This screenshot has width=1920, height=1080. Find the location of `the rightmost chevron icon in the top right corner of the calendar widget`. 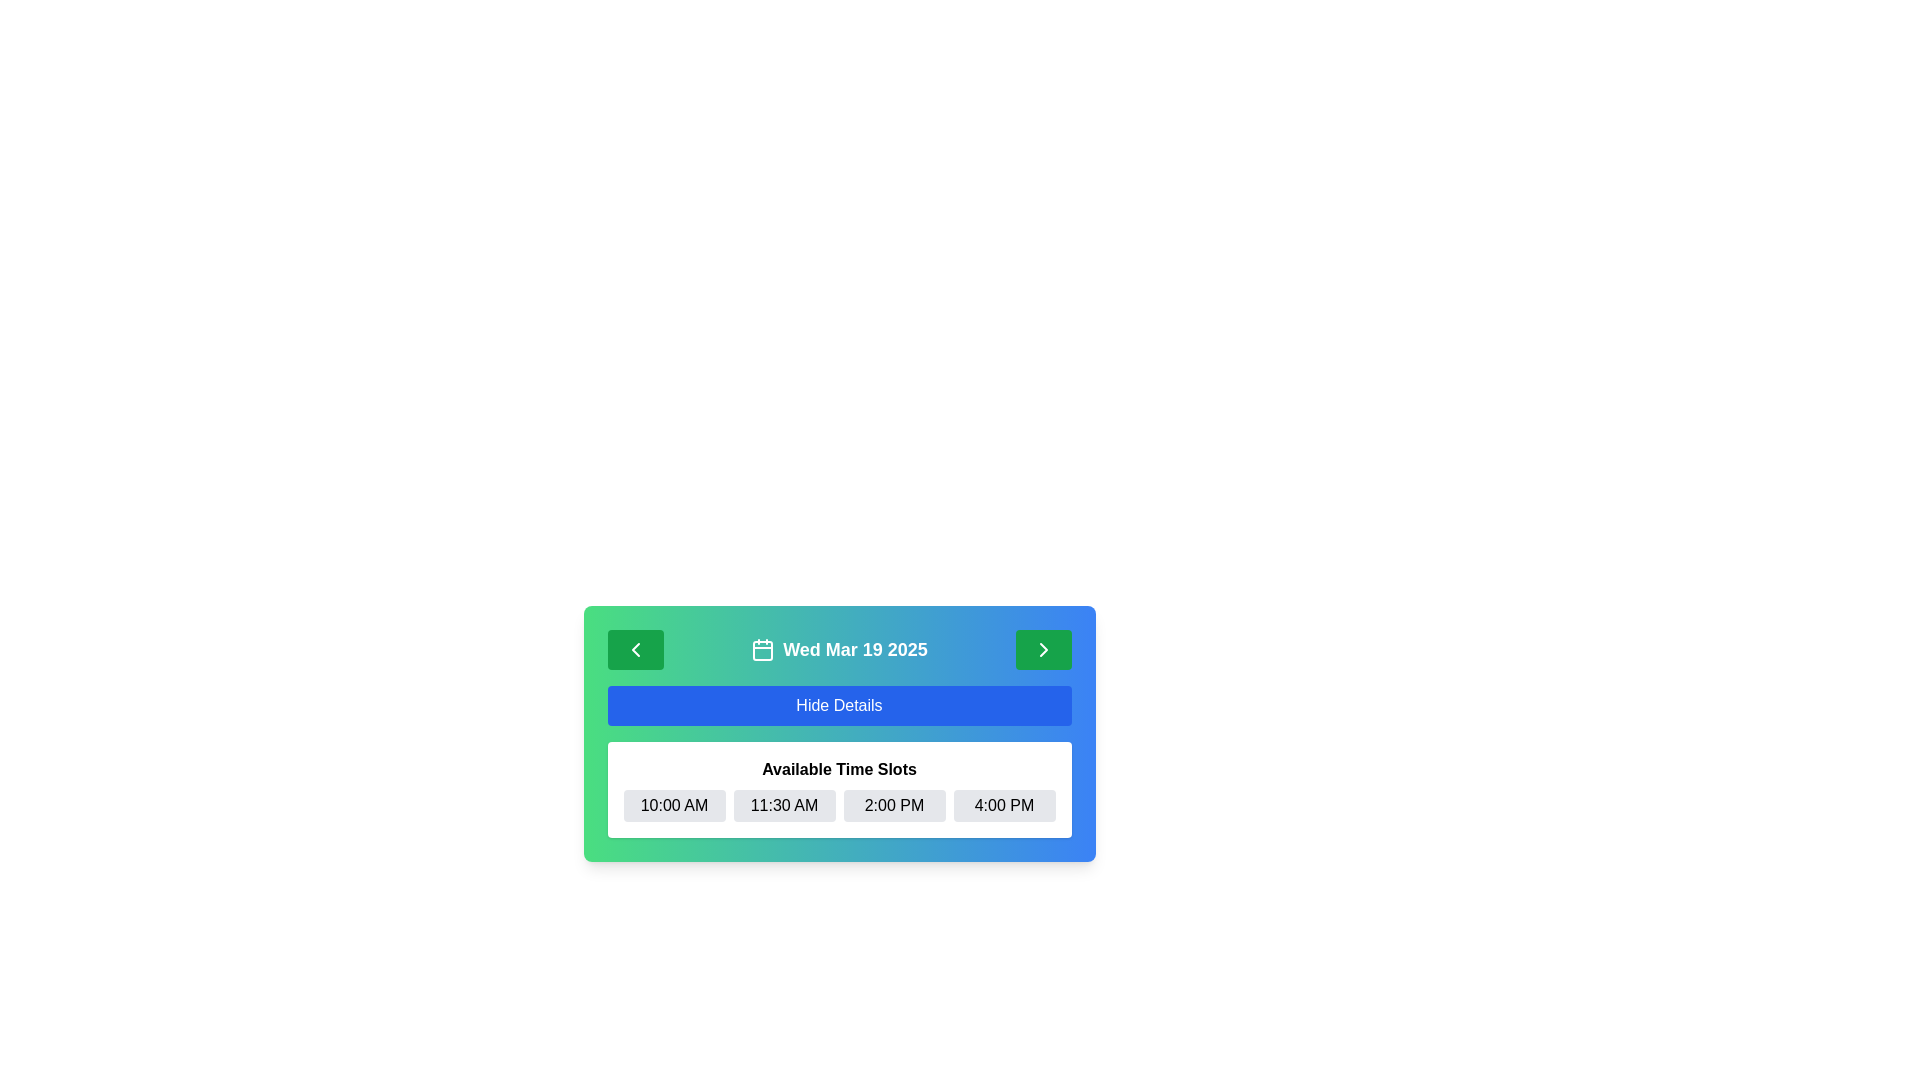

the rightmost chevron icon in the top right corner of the calendar widget is located at coordinates (1042, 650).